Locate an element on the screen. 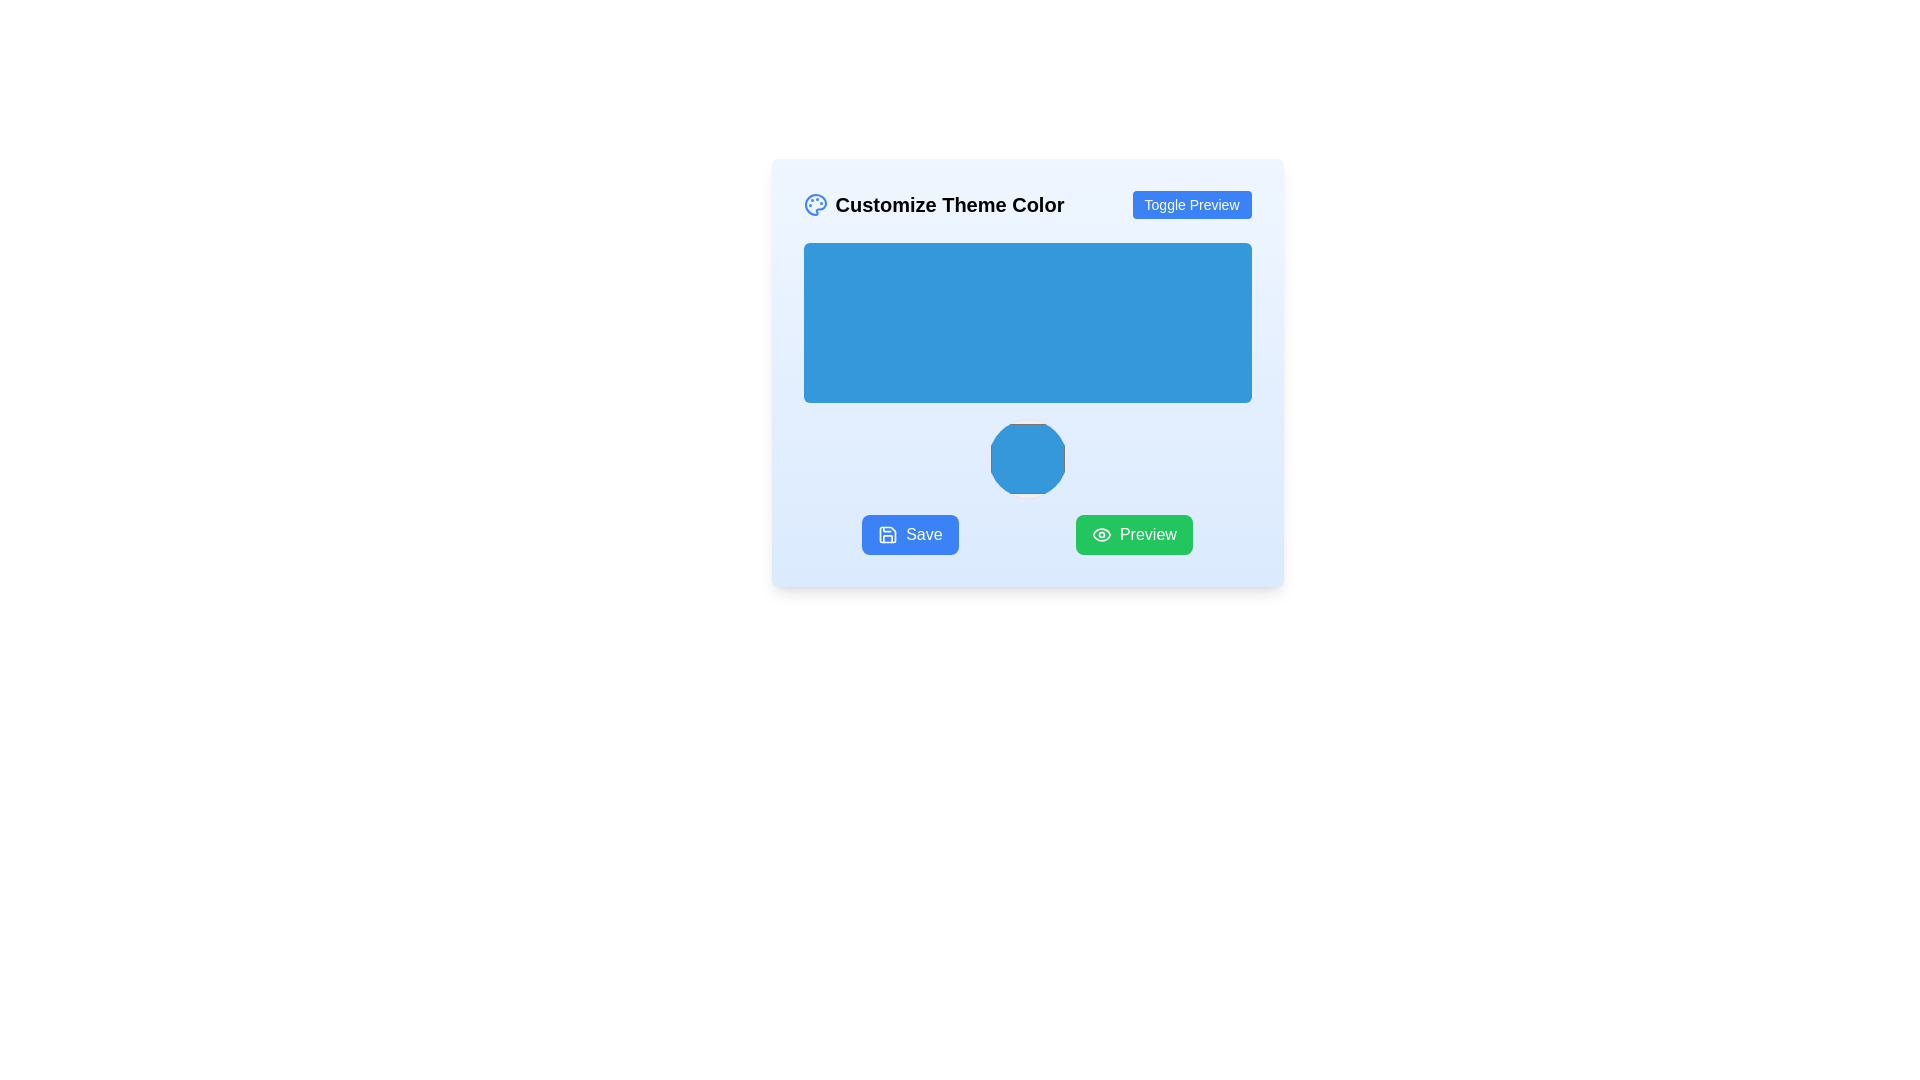 This screenshot has height=1080, width=1920. the green rectangular 'Preview' button with rounded corners and white text is located at coordinates (1134, 534).